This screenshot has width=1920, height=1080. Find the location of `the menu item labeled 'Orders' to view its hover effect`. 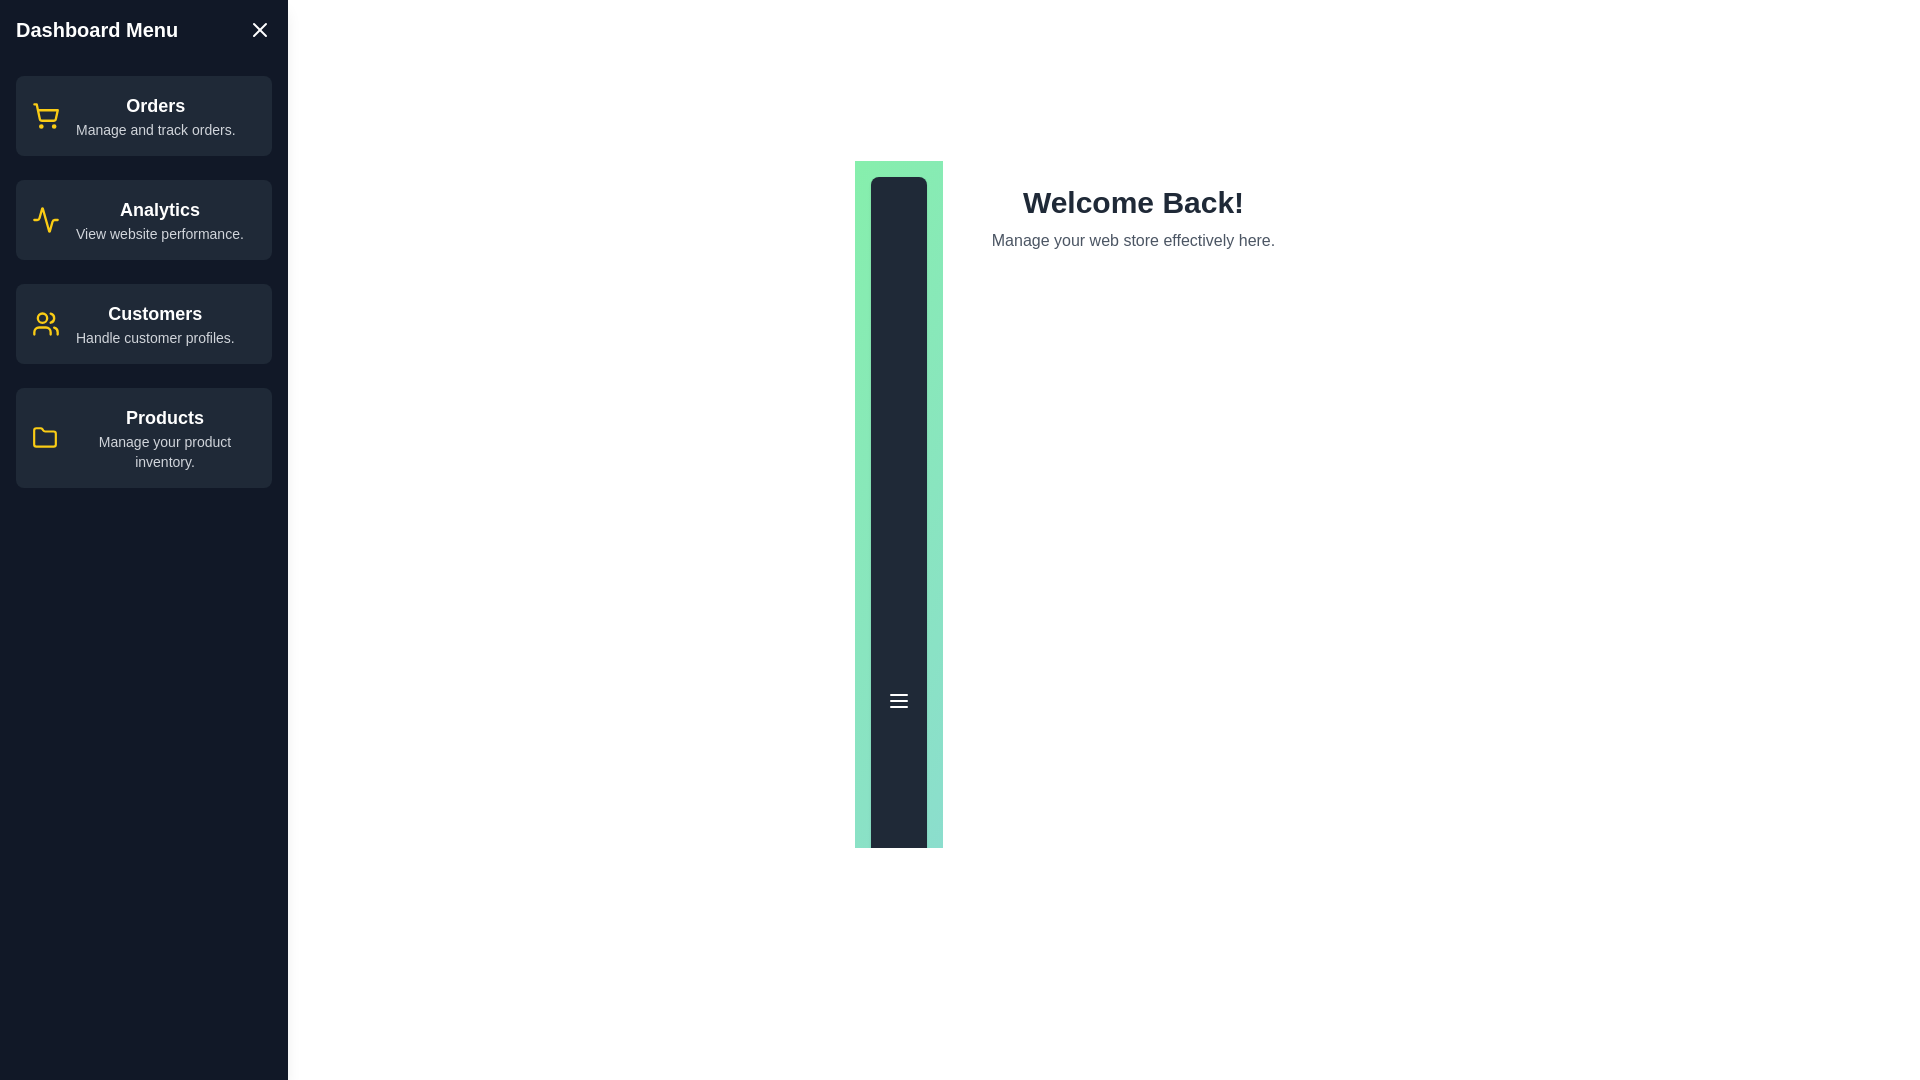

the menu item labeled 'Orders' to view its hover effect is located at coordinates (143, 115).